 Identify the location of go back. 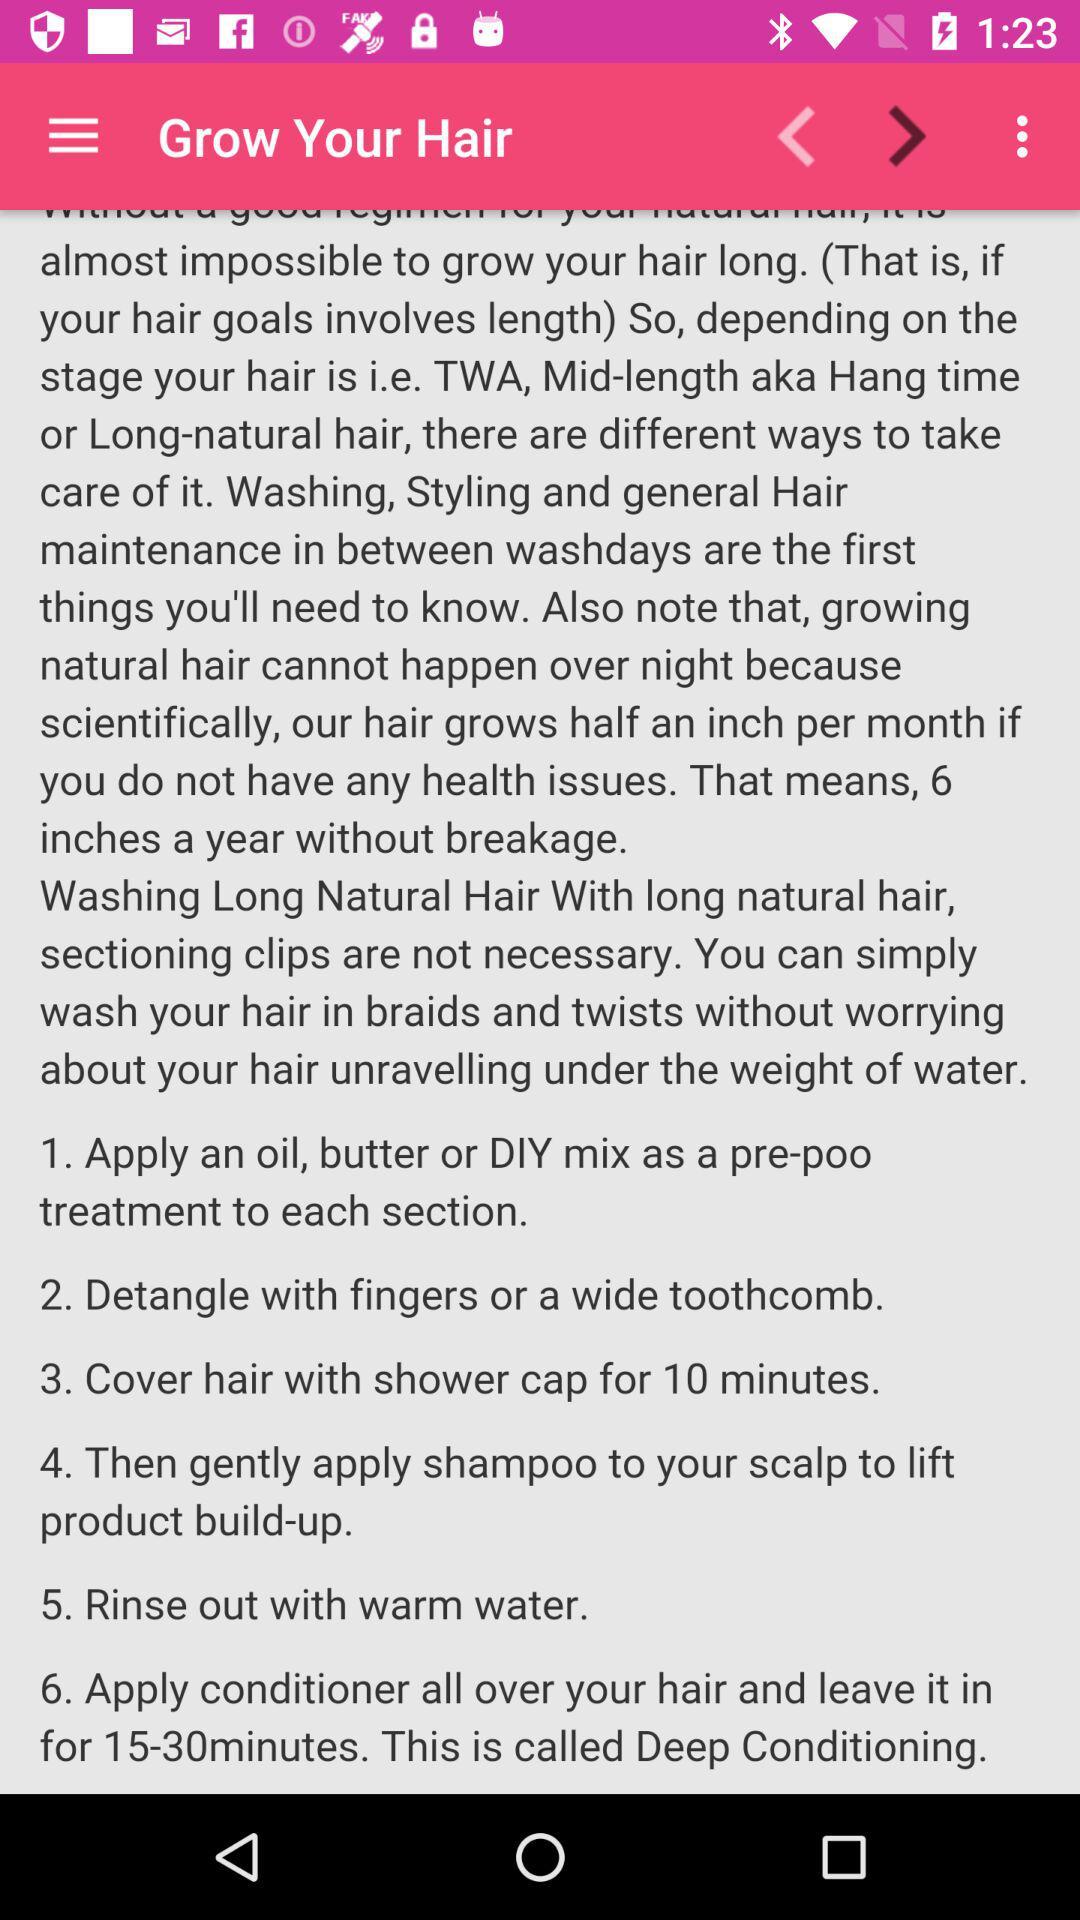
(808, 135).